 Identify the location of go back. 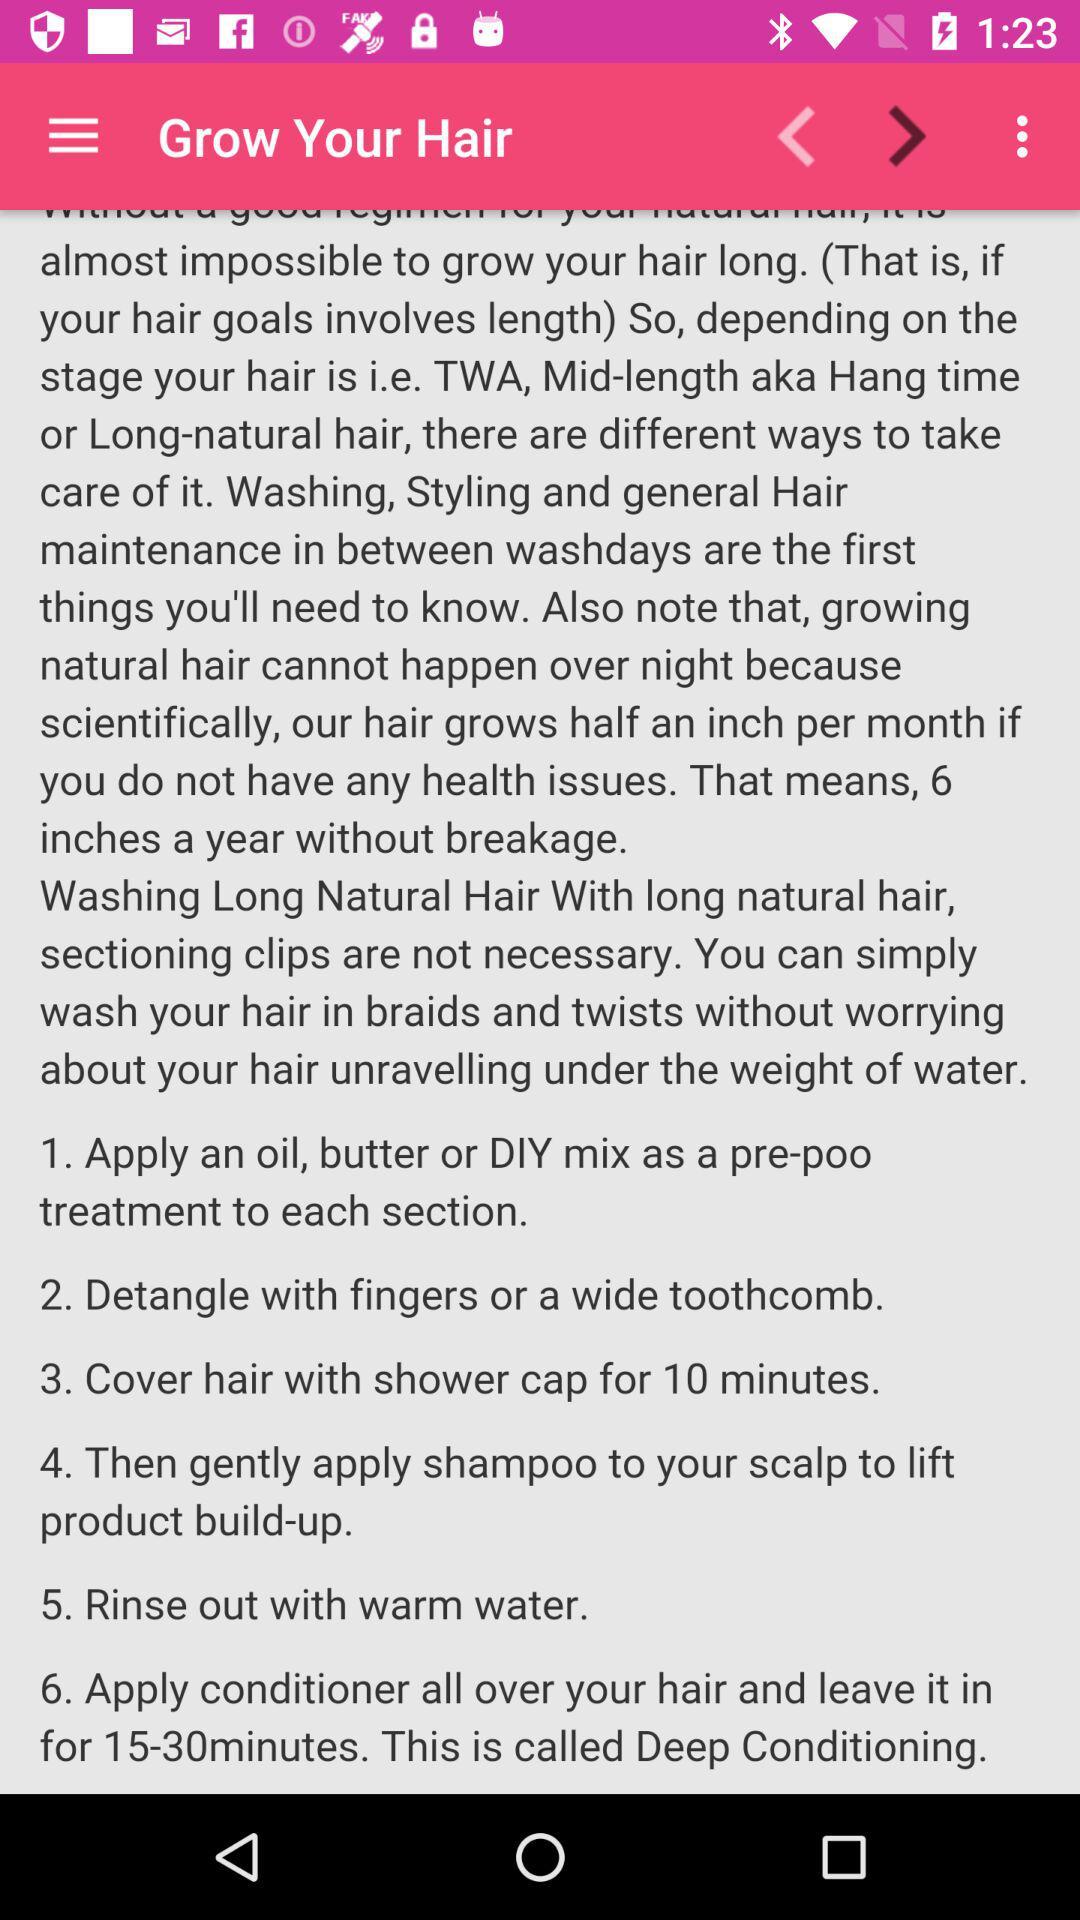
(808, 135).